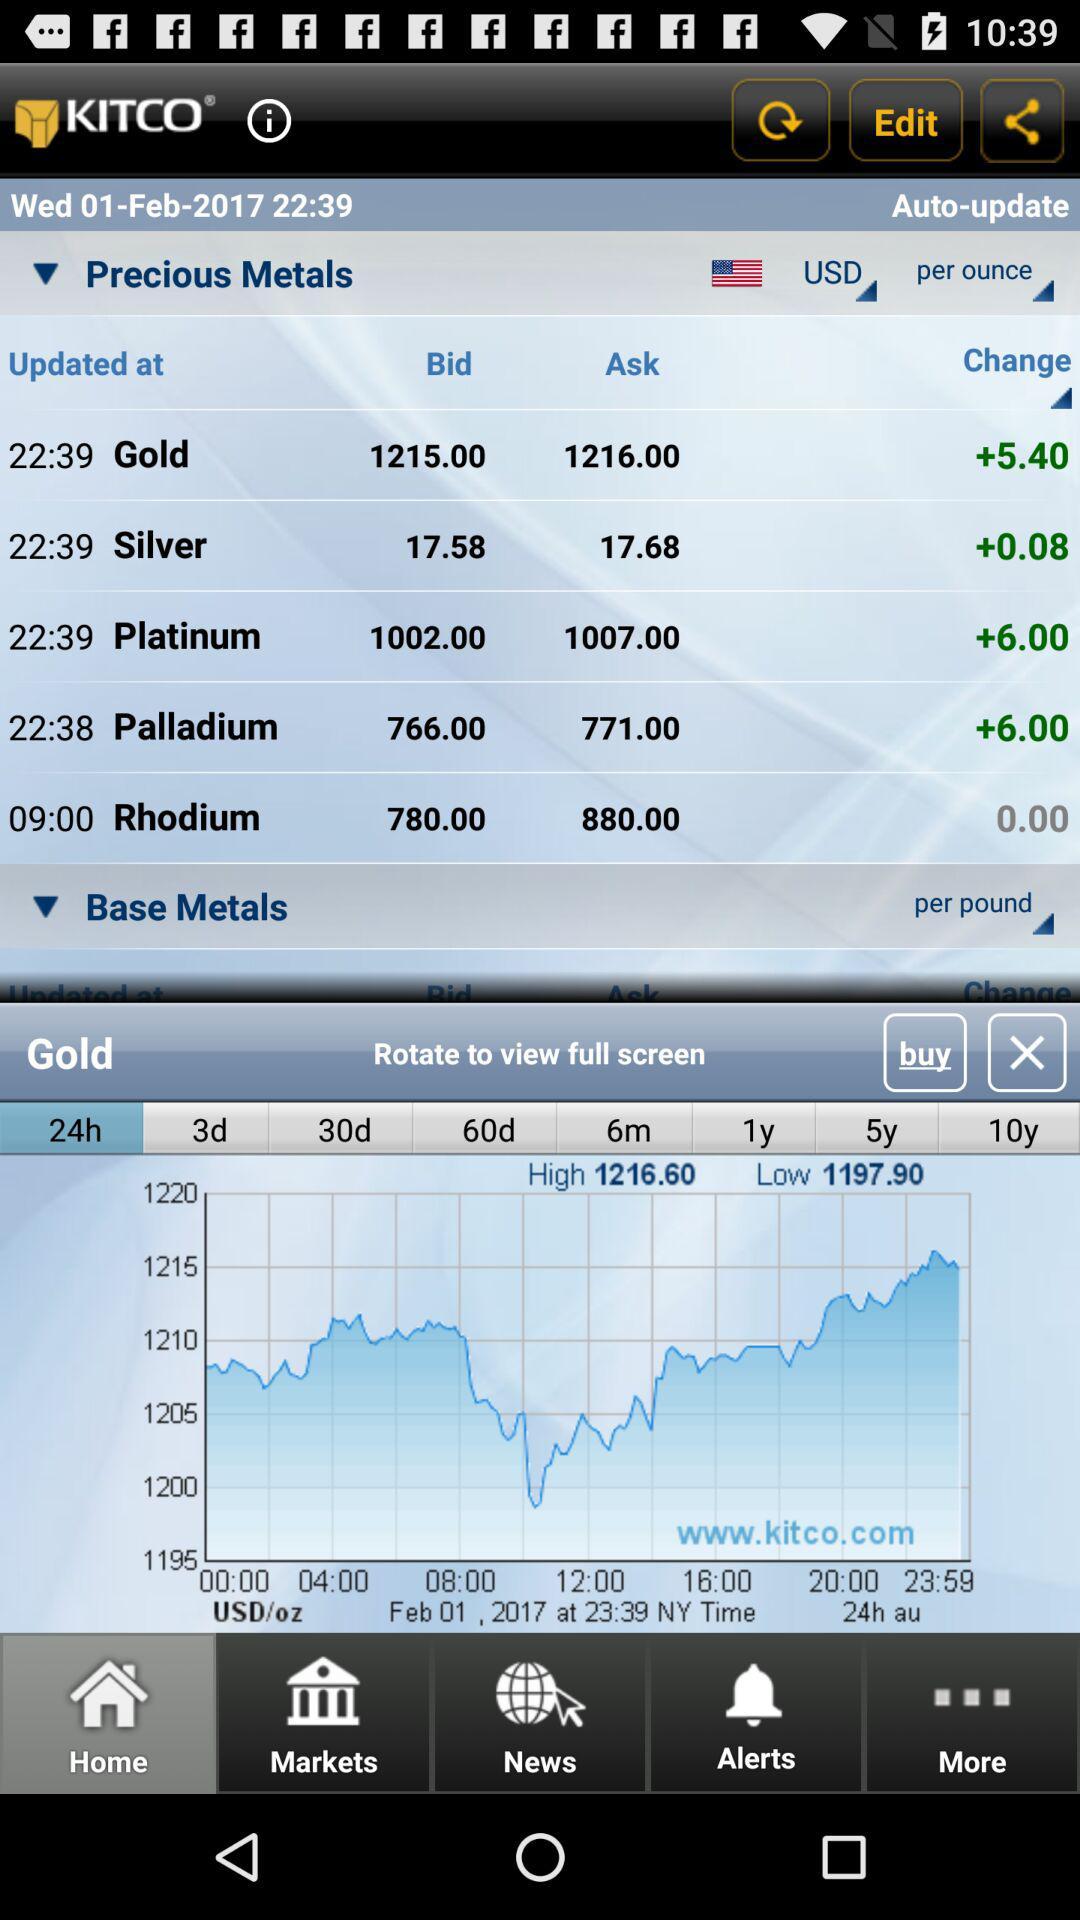 The height and width of the screenshot is (1920, 1080). Describe the element at coordinates (206, 1129) in the screenshot. I see `the 3d radio button` at that location.